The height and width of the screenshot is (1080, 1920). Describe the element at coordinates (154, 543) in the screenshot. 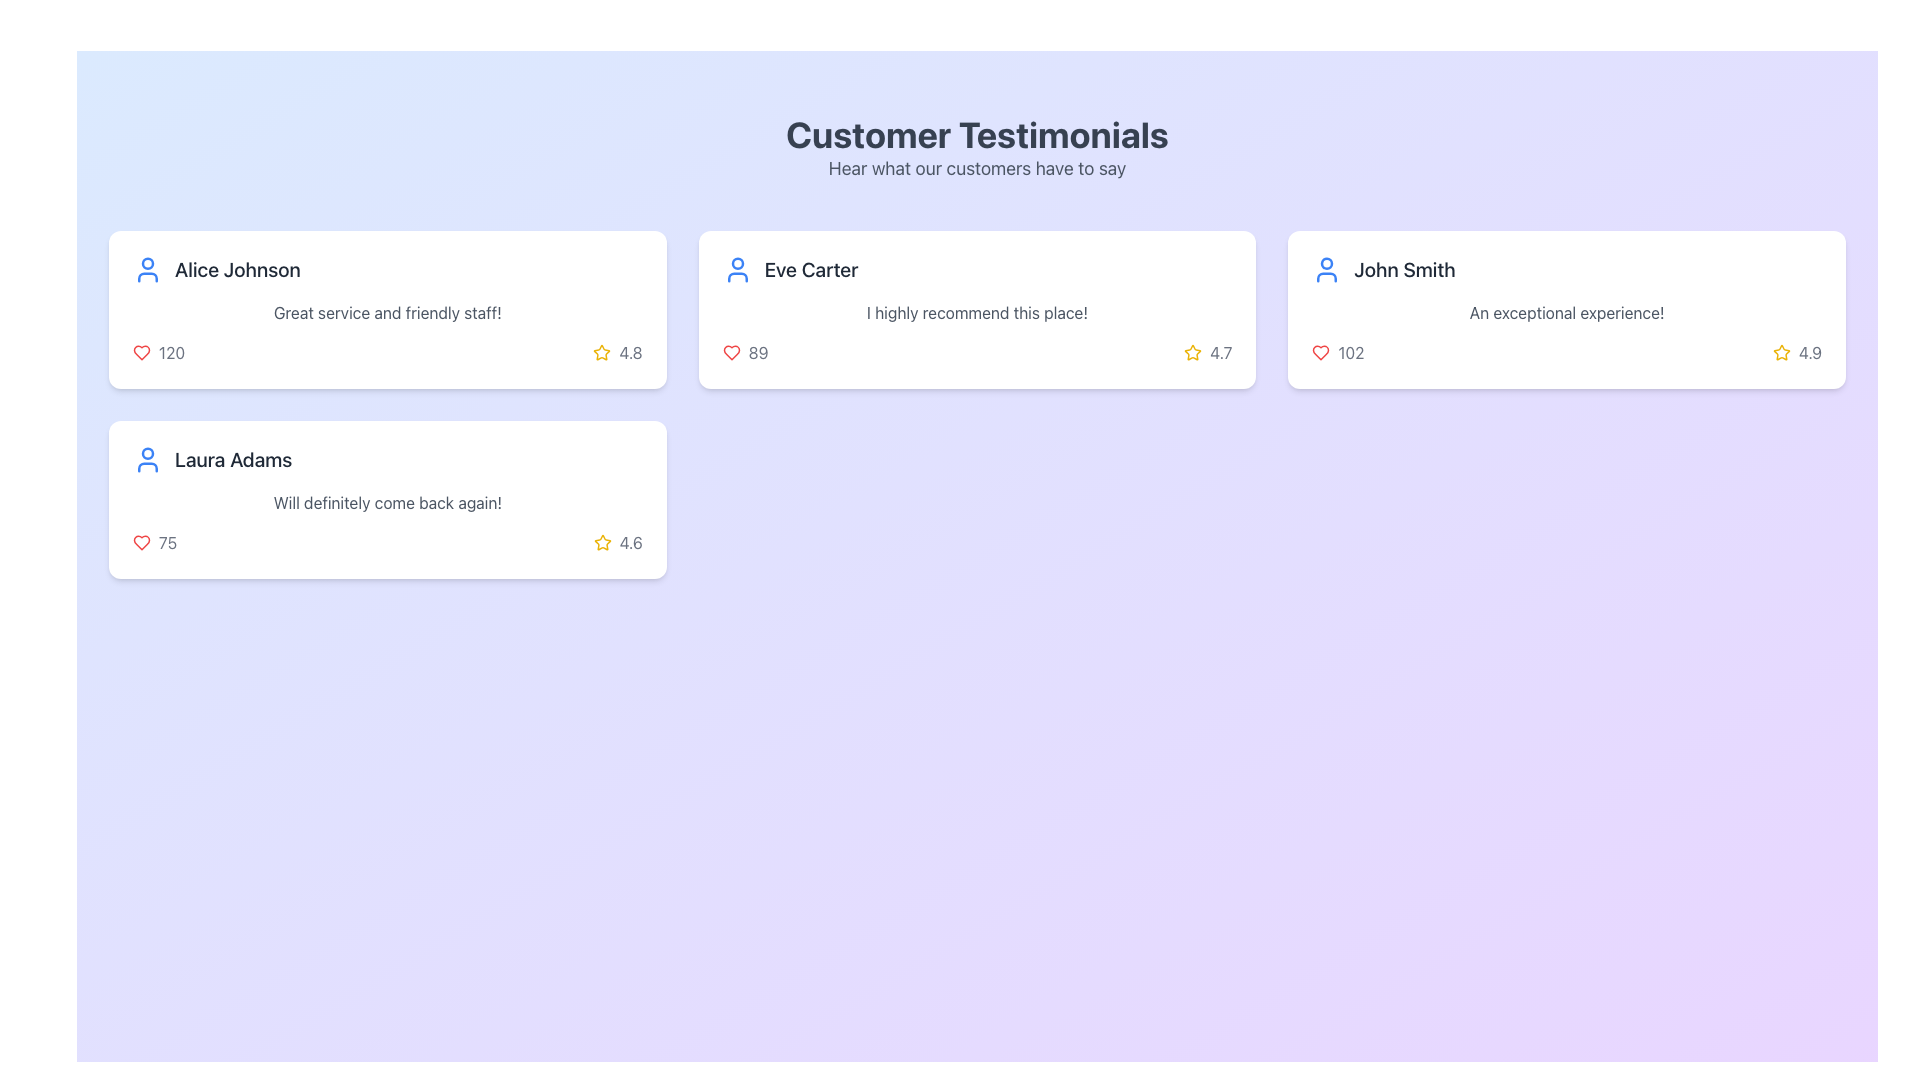

I see `the heart icon and count display element indicating 75 likes under Laura Adams' feedback` at that location.